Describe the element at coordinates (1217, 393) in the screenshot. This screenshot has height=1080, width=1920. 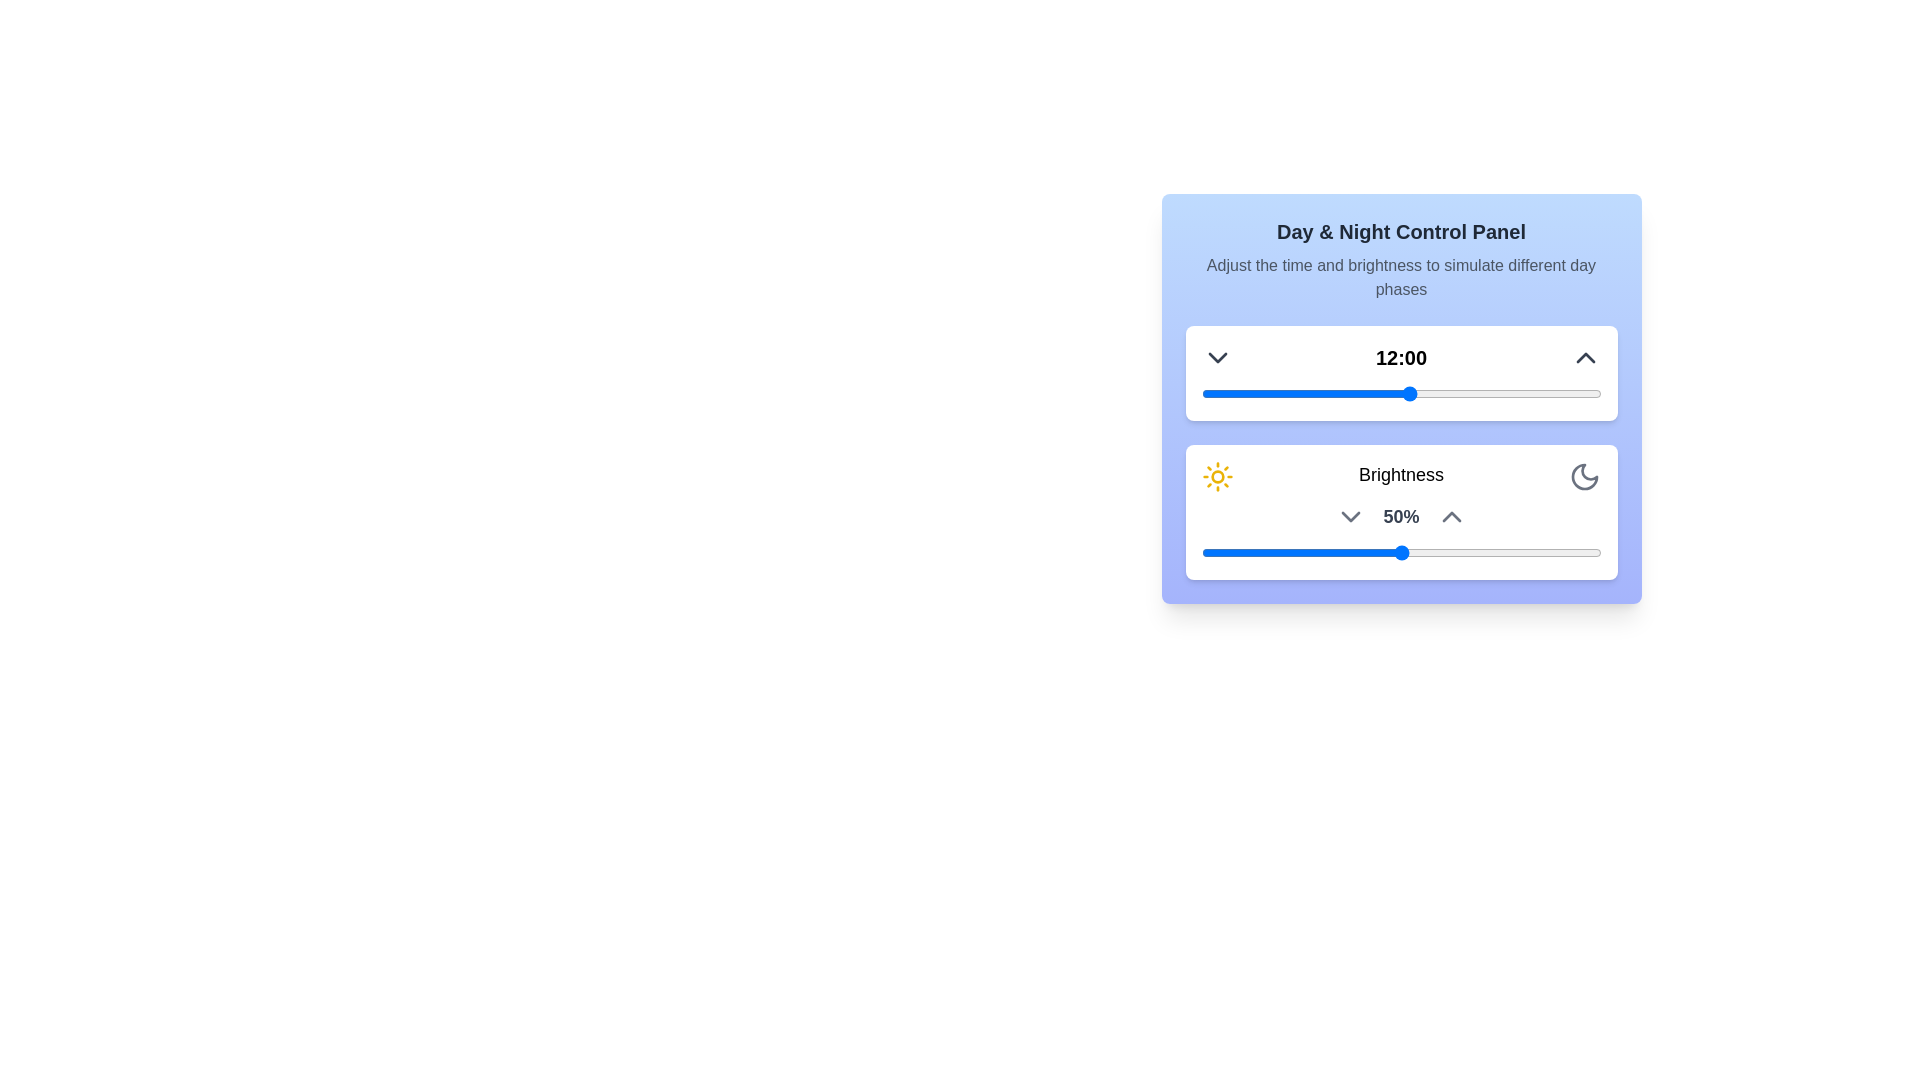
I see `time` at that location.